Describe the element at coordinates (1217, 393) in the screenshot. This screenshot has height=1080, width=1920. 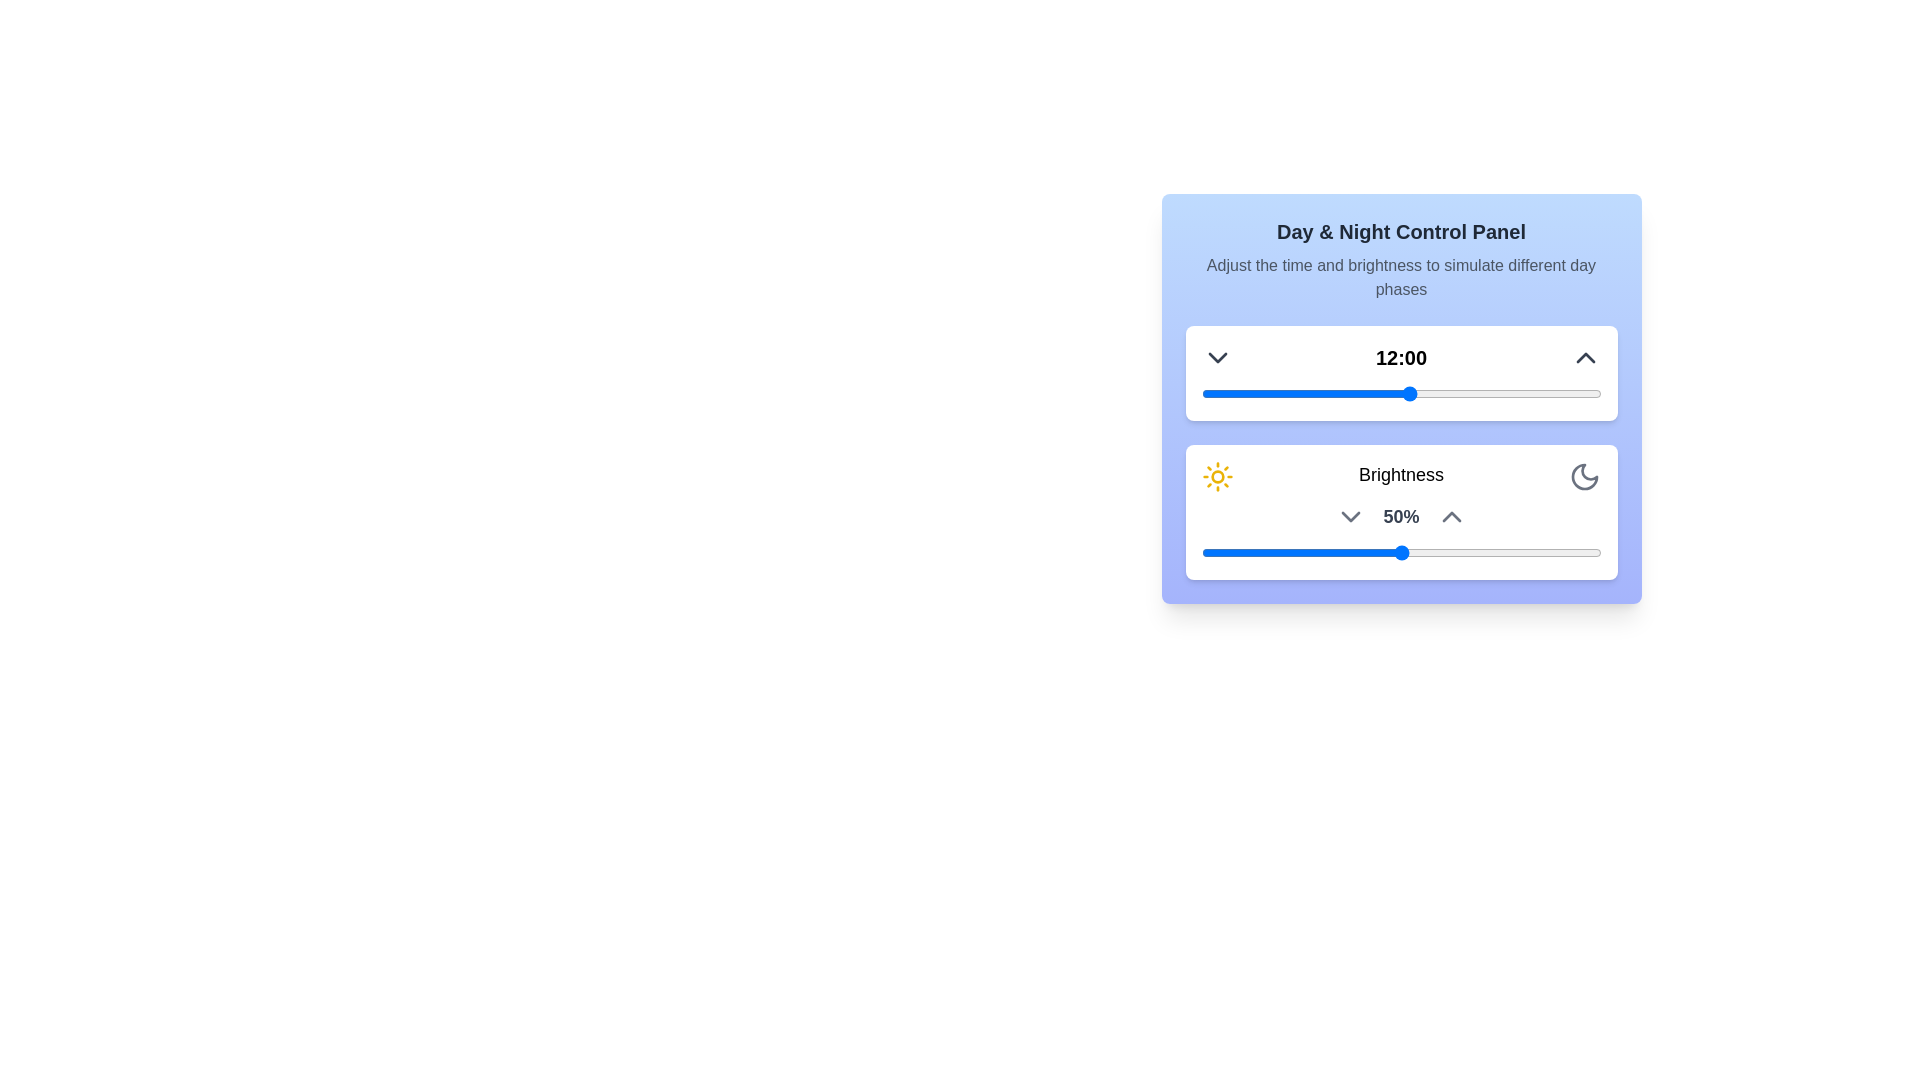
I see `time` at that location.